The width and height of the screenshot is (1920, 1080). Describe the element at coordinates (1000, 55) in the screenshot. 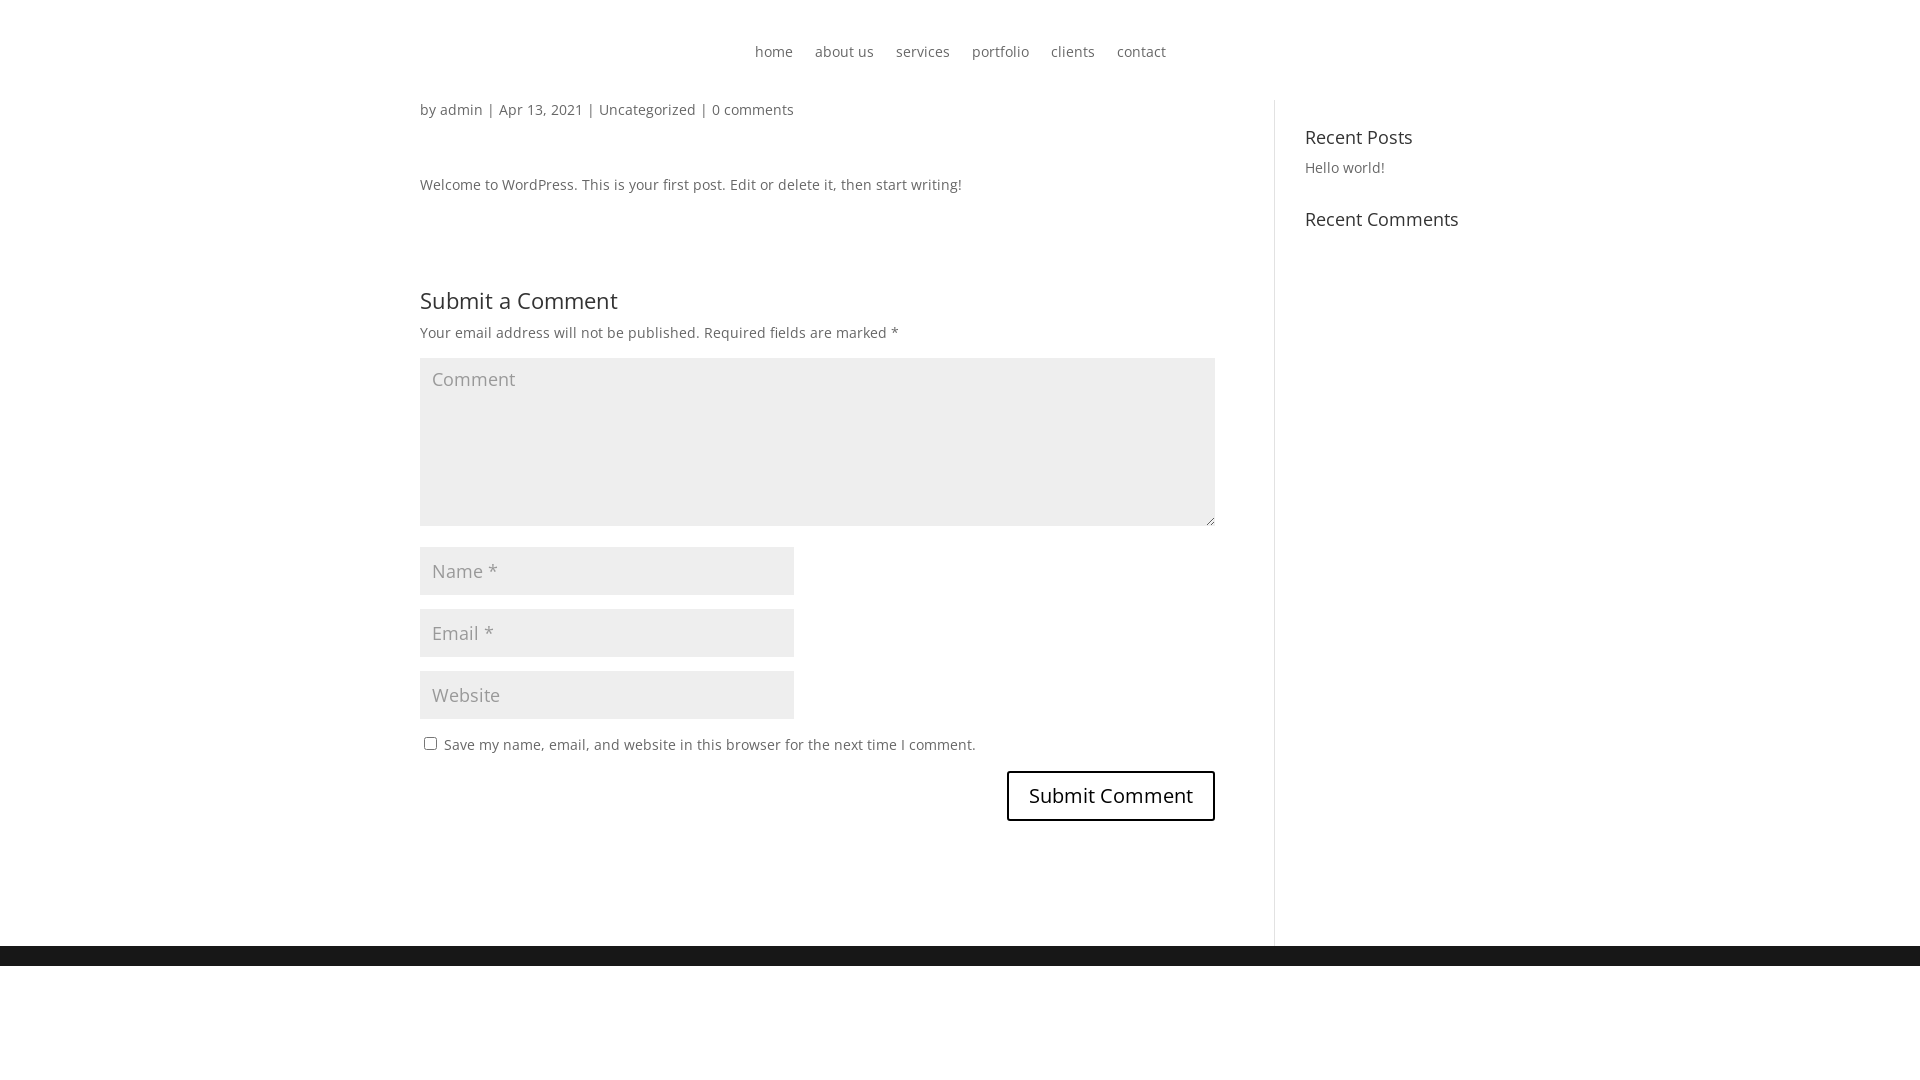

I see `'portfolio'` at that location.